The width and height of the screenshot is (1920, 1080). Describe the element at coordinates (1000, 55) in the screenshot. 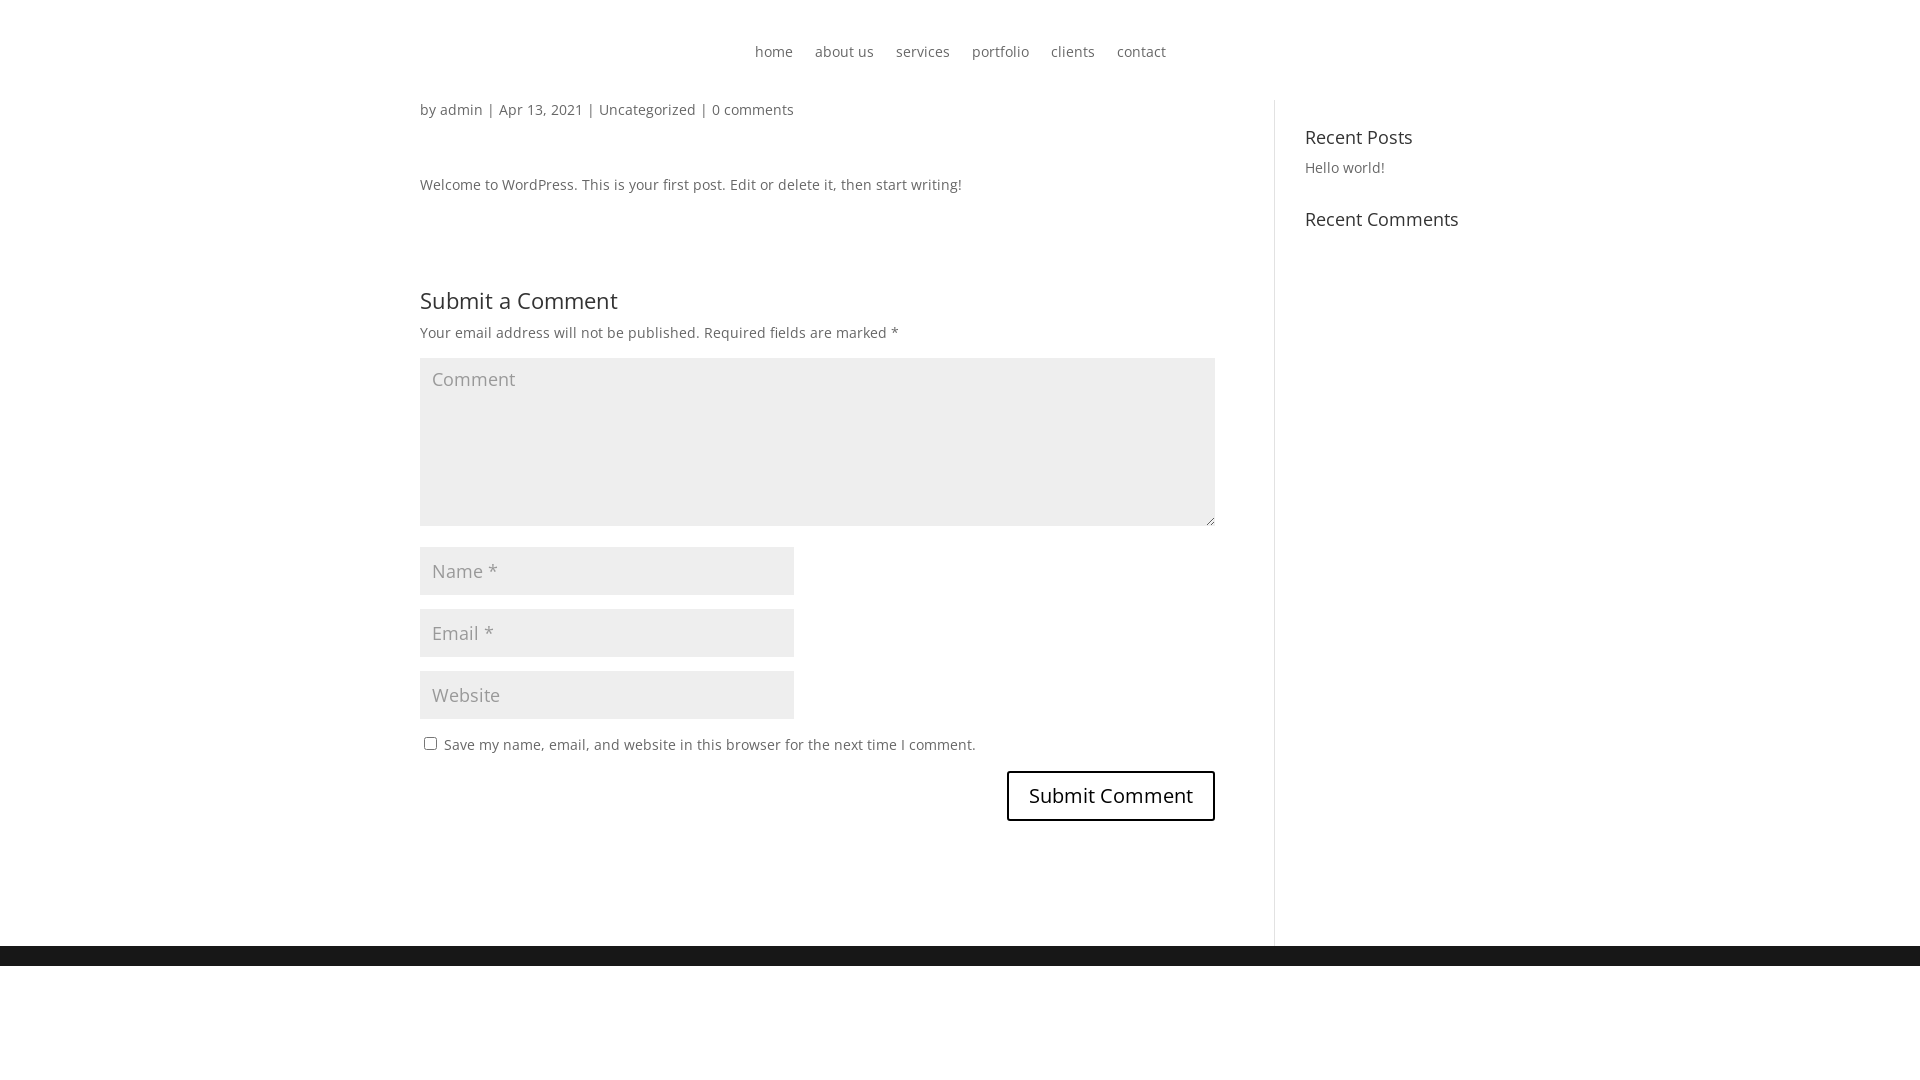

I see `'portfolio'` at that location.